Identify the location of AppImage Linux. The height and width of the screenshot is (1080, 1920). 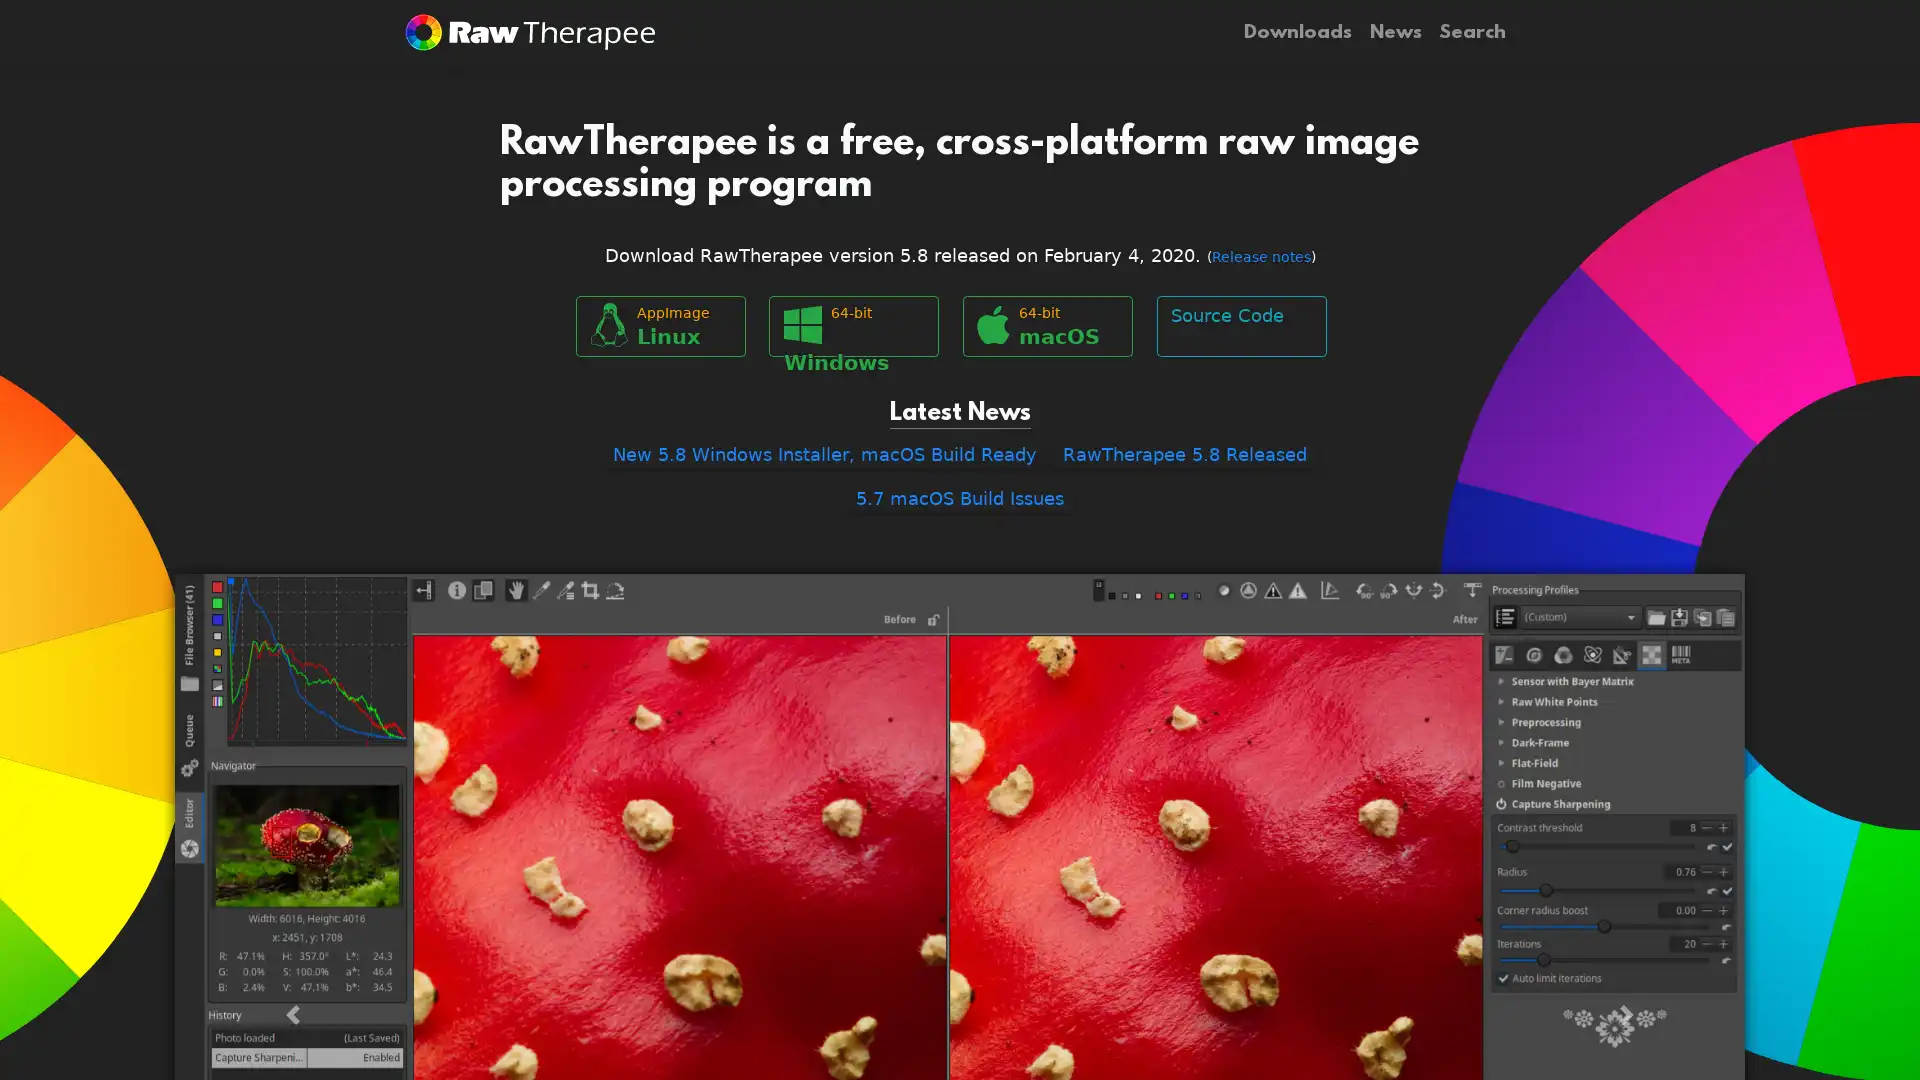
(660, 325).